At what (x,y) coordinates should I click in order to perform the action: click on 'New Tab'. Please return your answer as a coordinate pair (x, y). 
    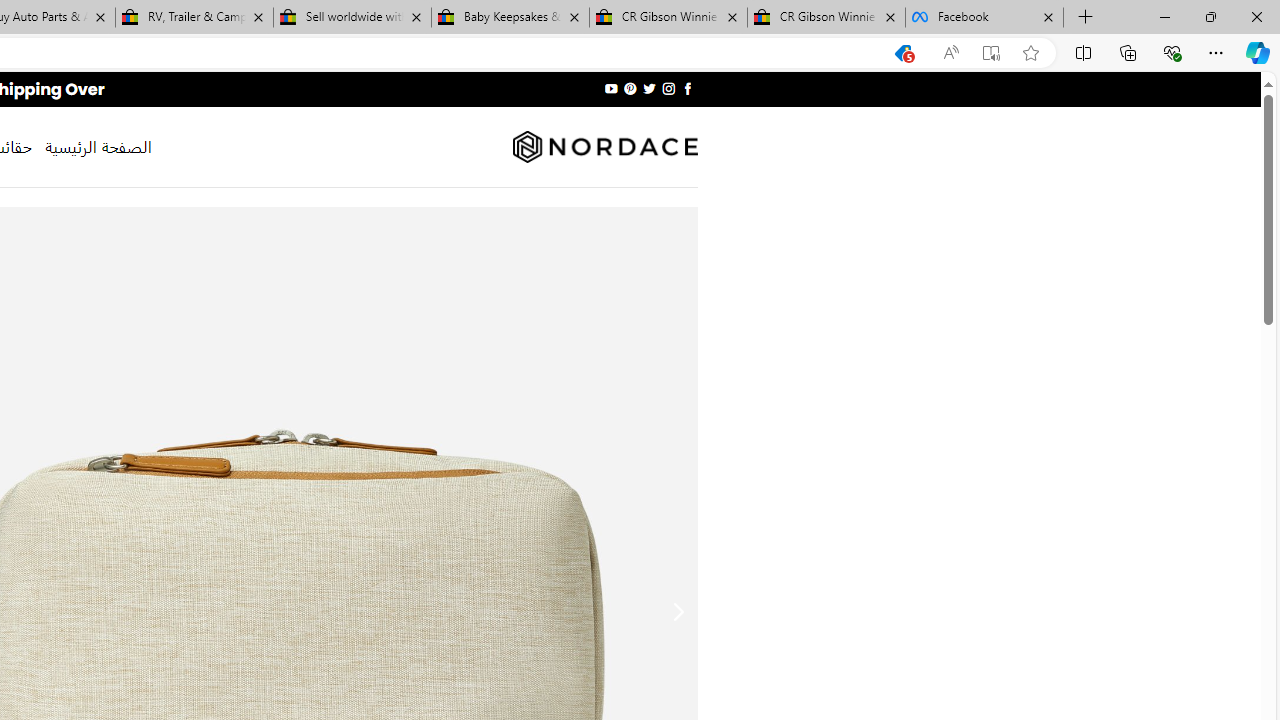
    Looking at the image, I should click on (1085, 17).